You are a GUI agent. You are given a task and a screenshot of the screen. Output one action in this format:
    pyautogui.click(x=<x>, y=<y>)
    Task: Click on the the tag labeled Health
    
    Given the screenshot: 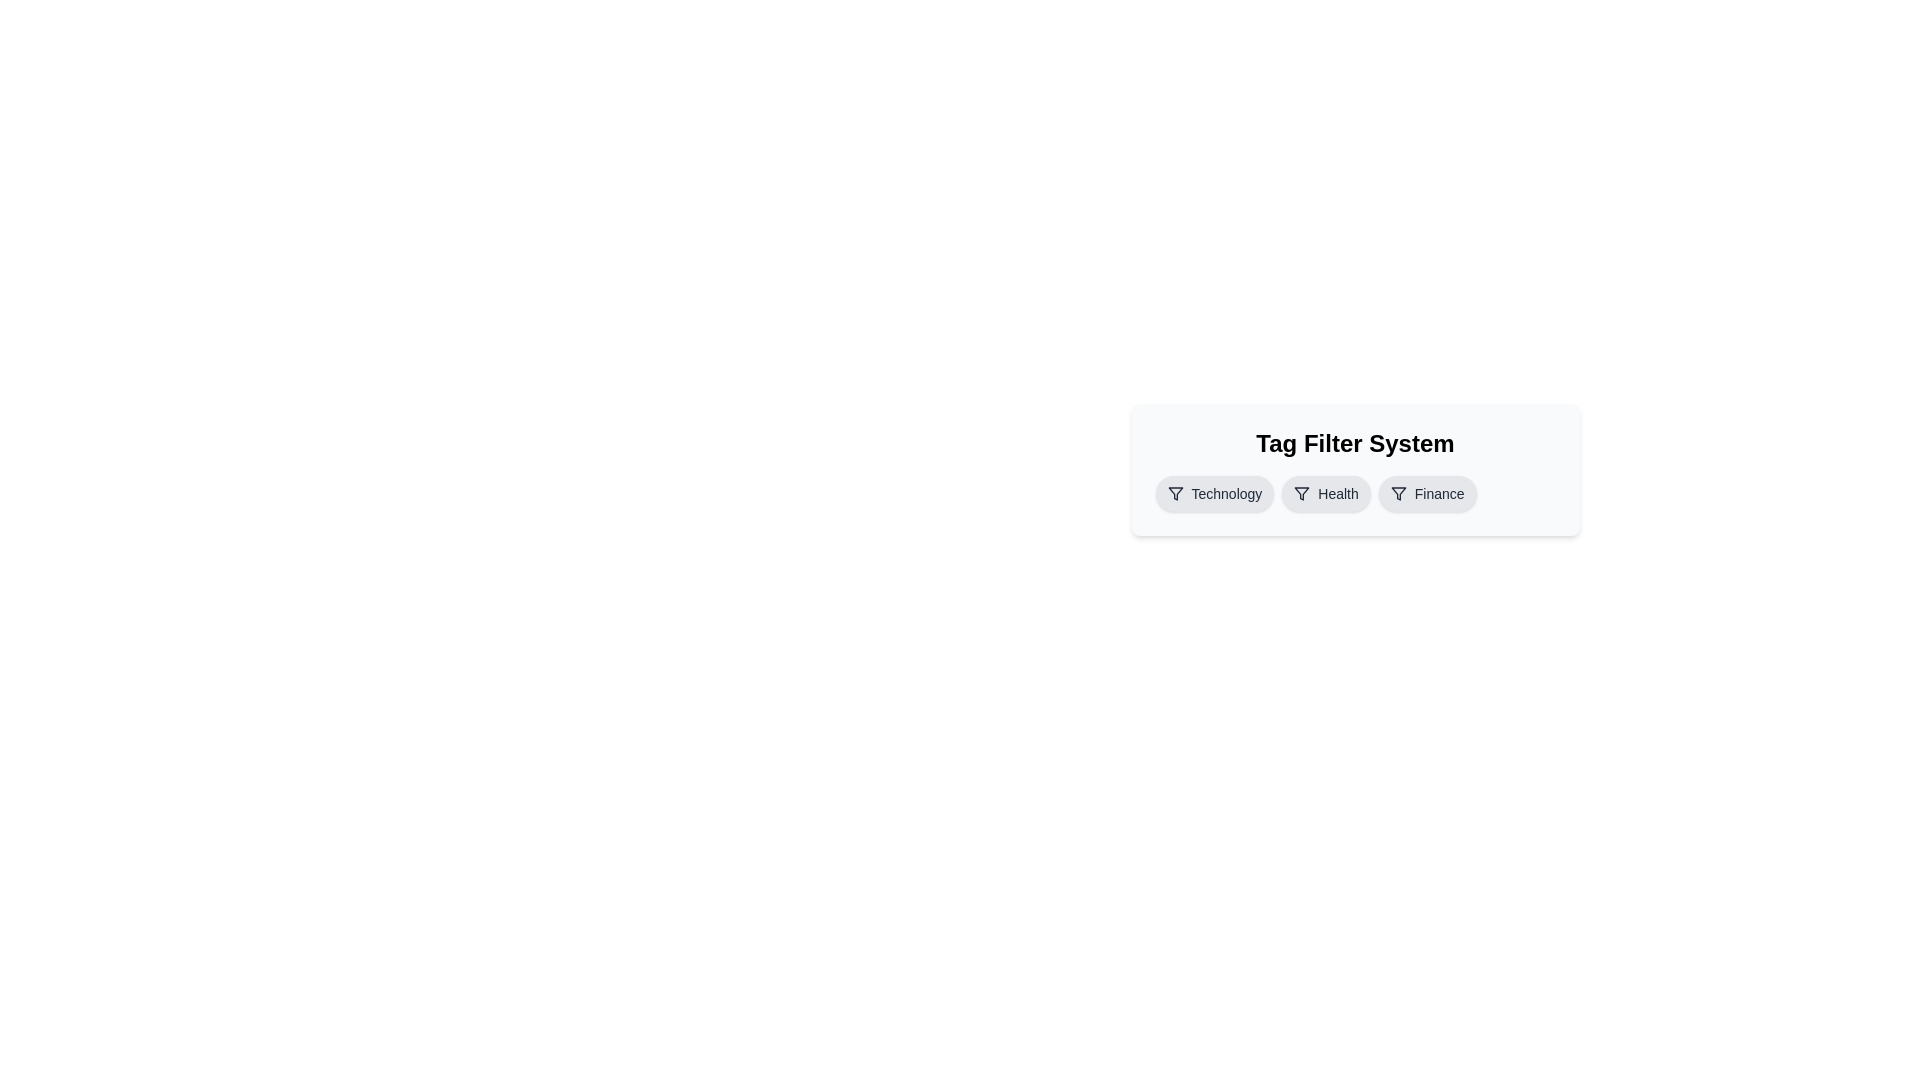 What is the action you would take?
    pyautogui.click(x=1325, y=493)
    